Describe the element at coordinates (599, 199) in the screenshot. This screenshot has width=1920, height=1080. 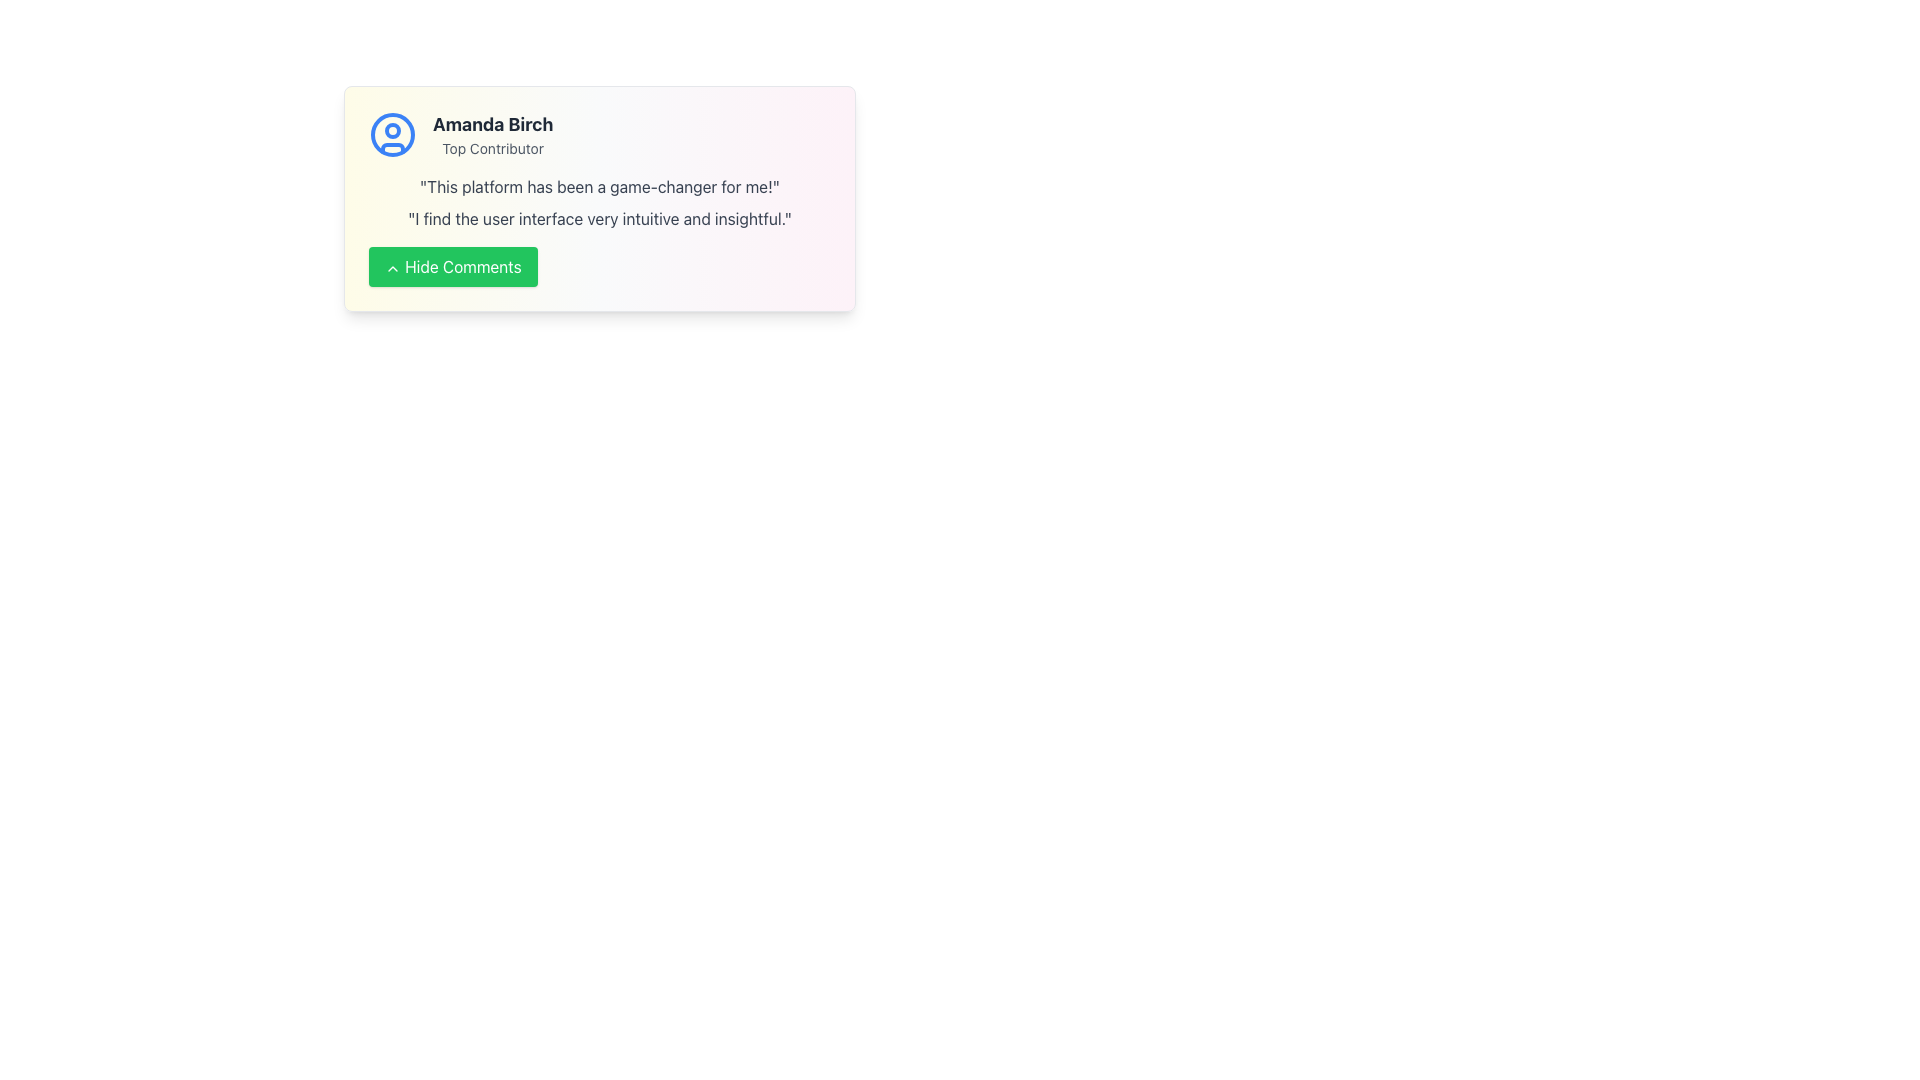
I see `testimonial text displayed on the User Review Card for user 'Amanda Birch', located at the center of the application panel` at that location.